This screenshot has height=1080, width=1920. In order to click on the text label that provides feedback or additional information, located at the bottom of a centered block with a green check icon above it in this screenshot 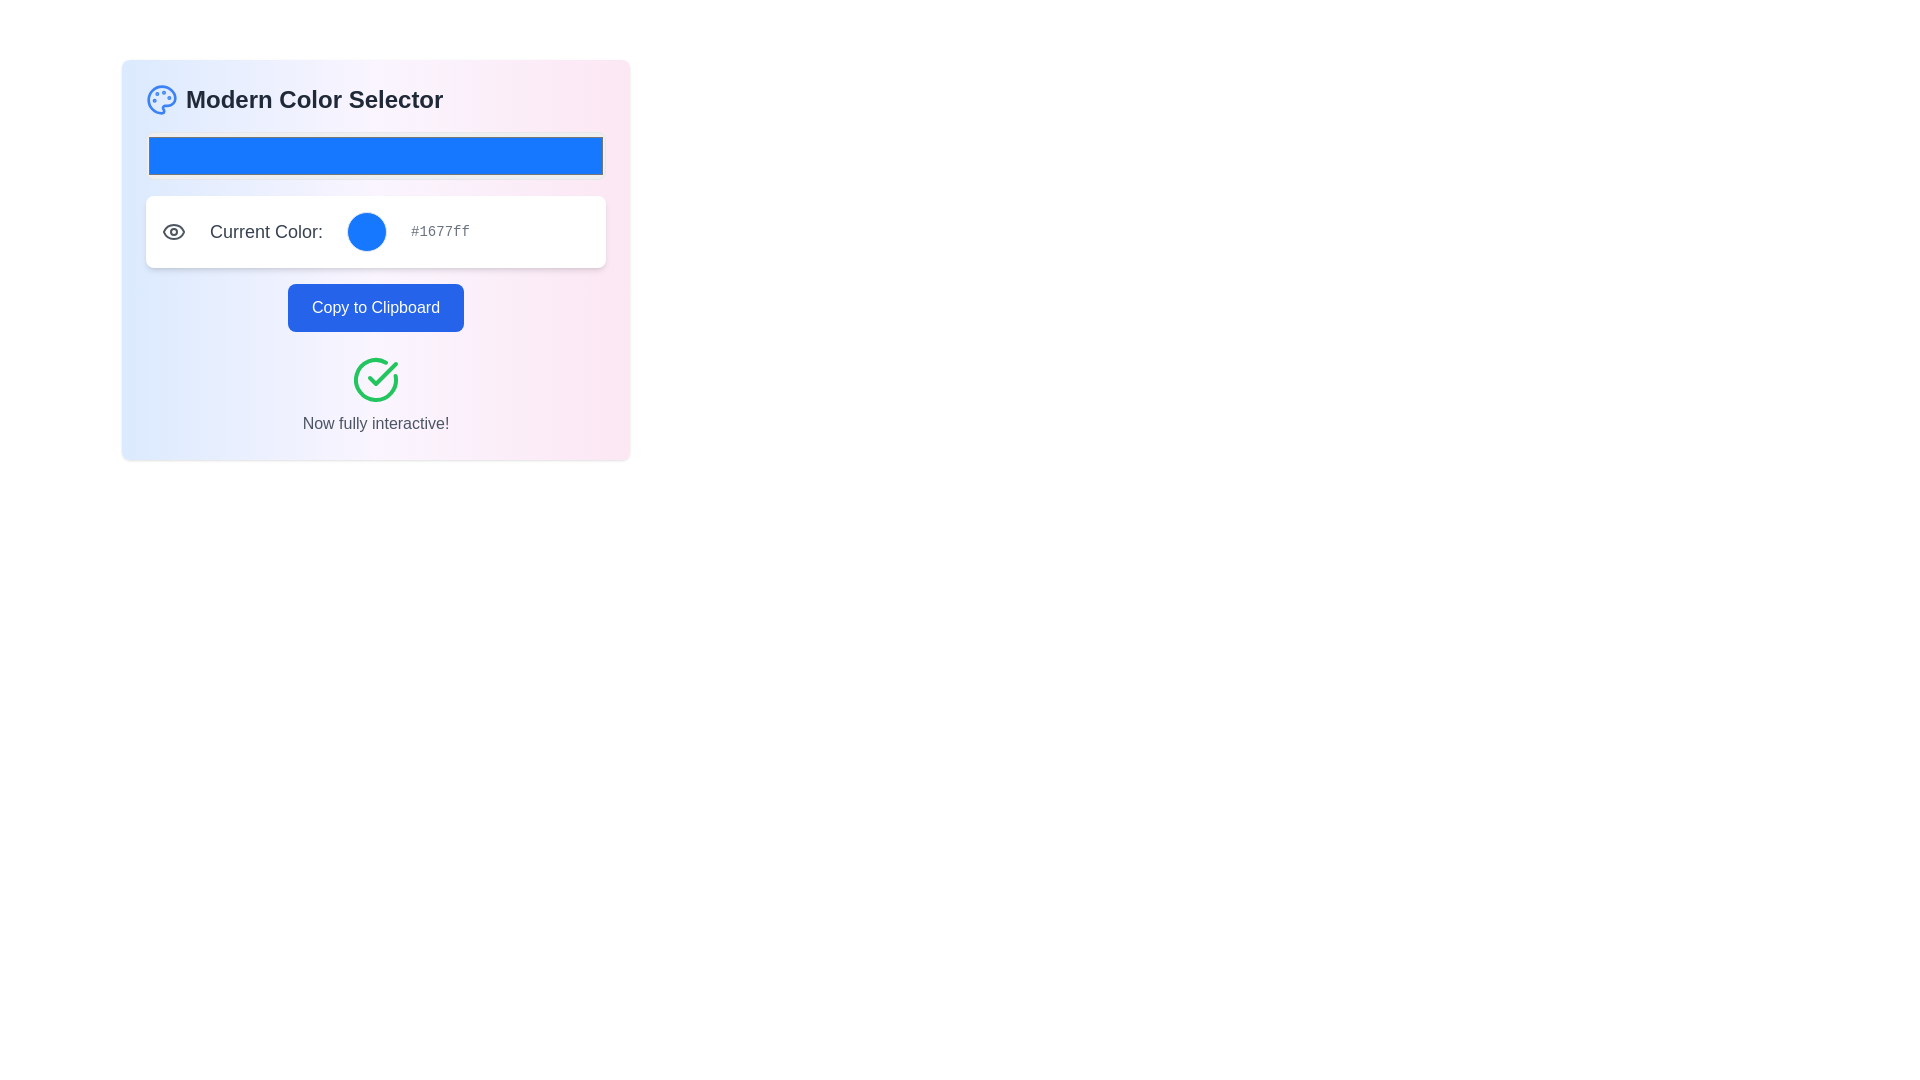, I will do `click(375, 423)`.